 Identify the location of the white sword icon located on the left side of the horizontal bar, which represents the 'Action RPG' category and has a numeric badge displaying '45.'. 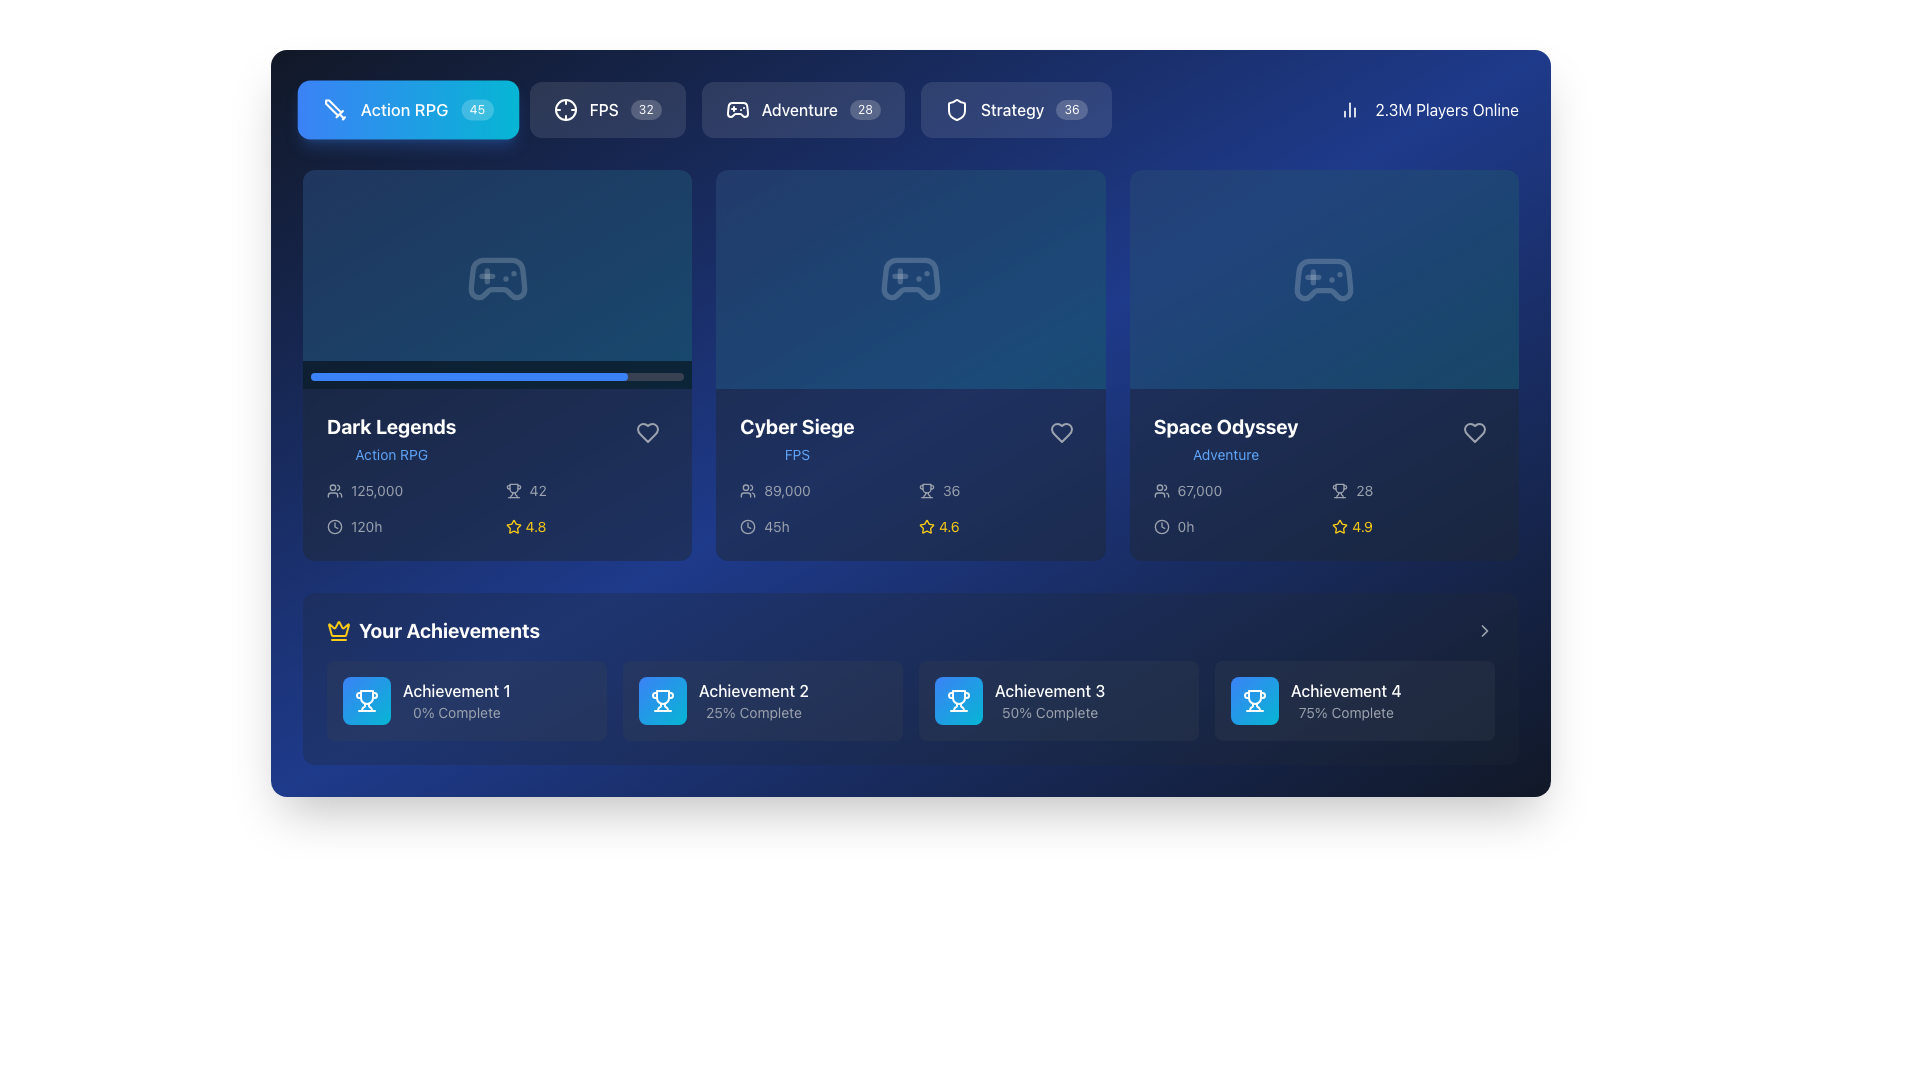
(335, 110).